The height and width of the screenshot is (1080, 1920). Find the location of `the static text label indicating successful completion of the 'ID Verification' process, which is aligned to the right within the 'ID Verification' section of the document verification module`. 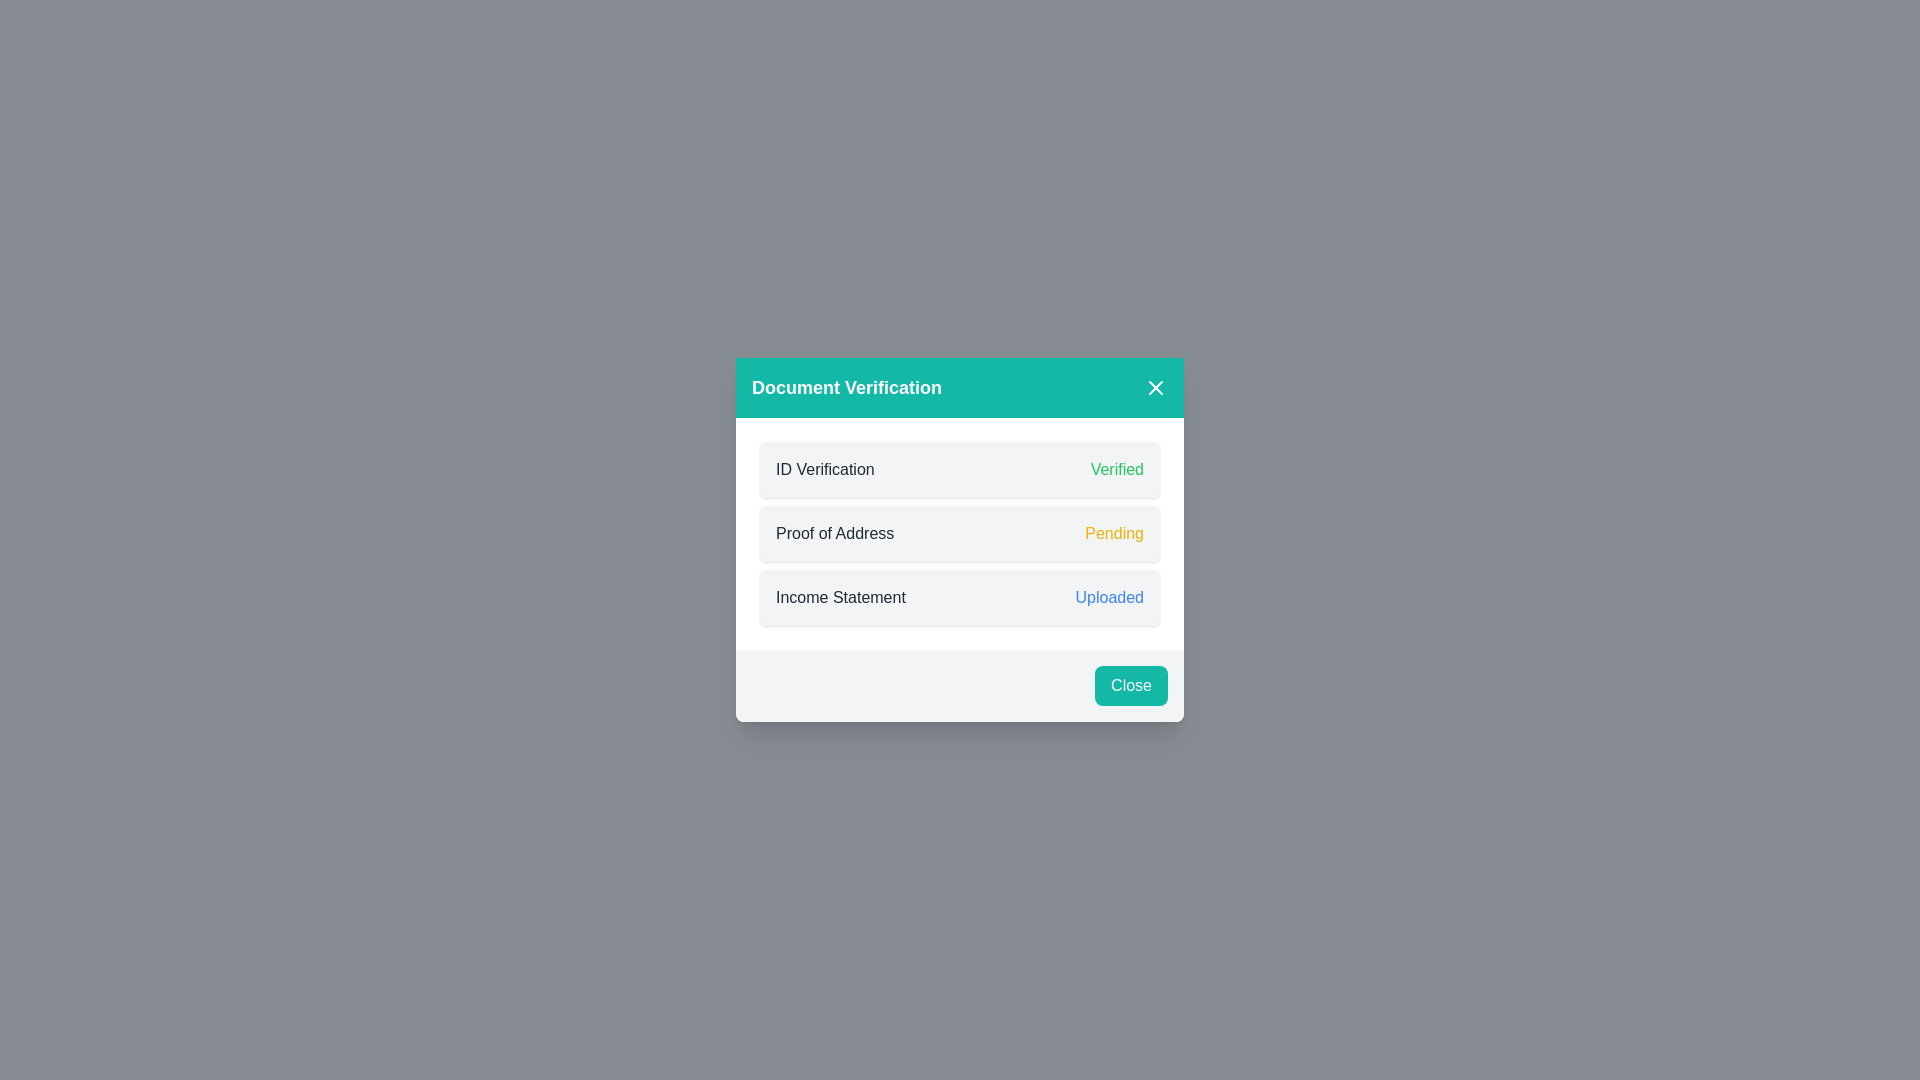

the static text label indicating successful completion of the 'ID Verification' process, which is aligned to the right within the 'ID Verification' section of the document verification module is located at coordinates (1116, 470).